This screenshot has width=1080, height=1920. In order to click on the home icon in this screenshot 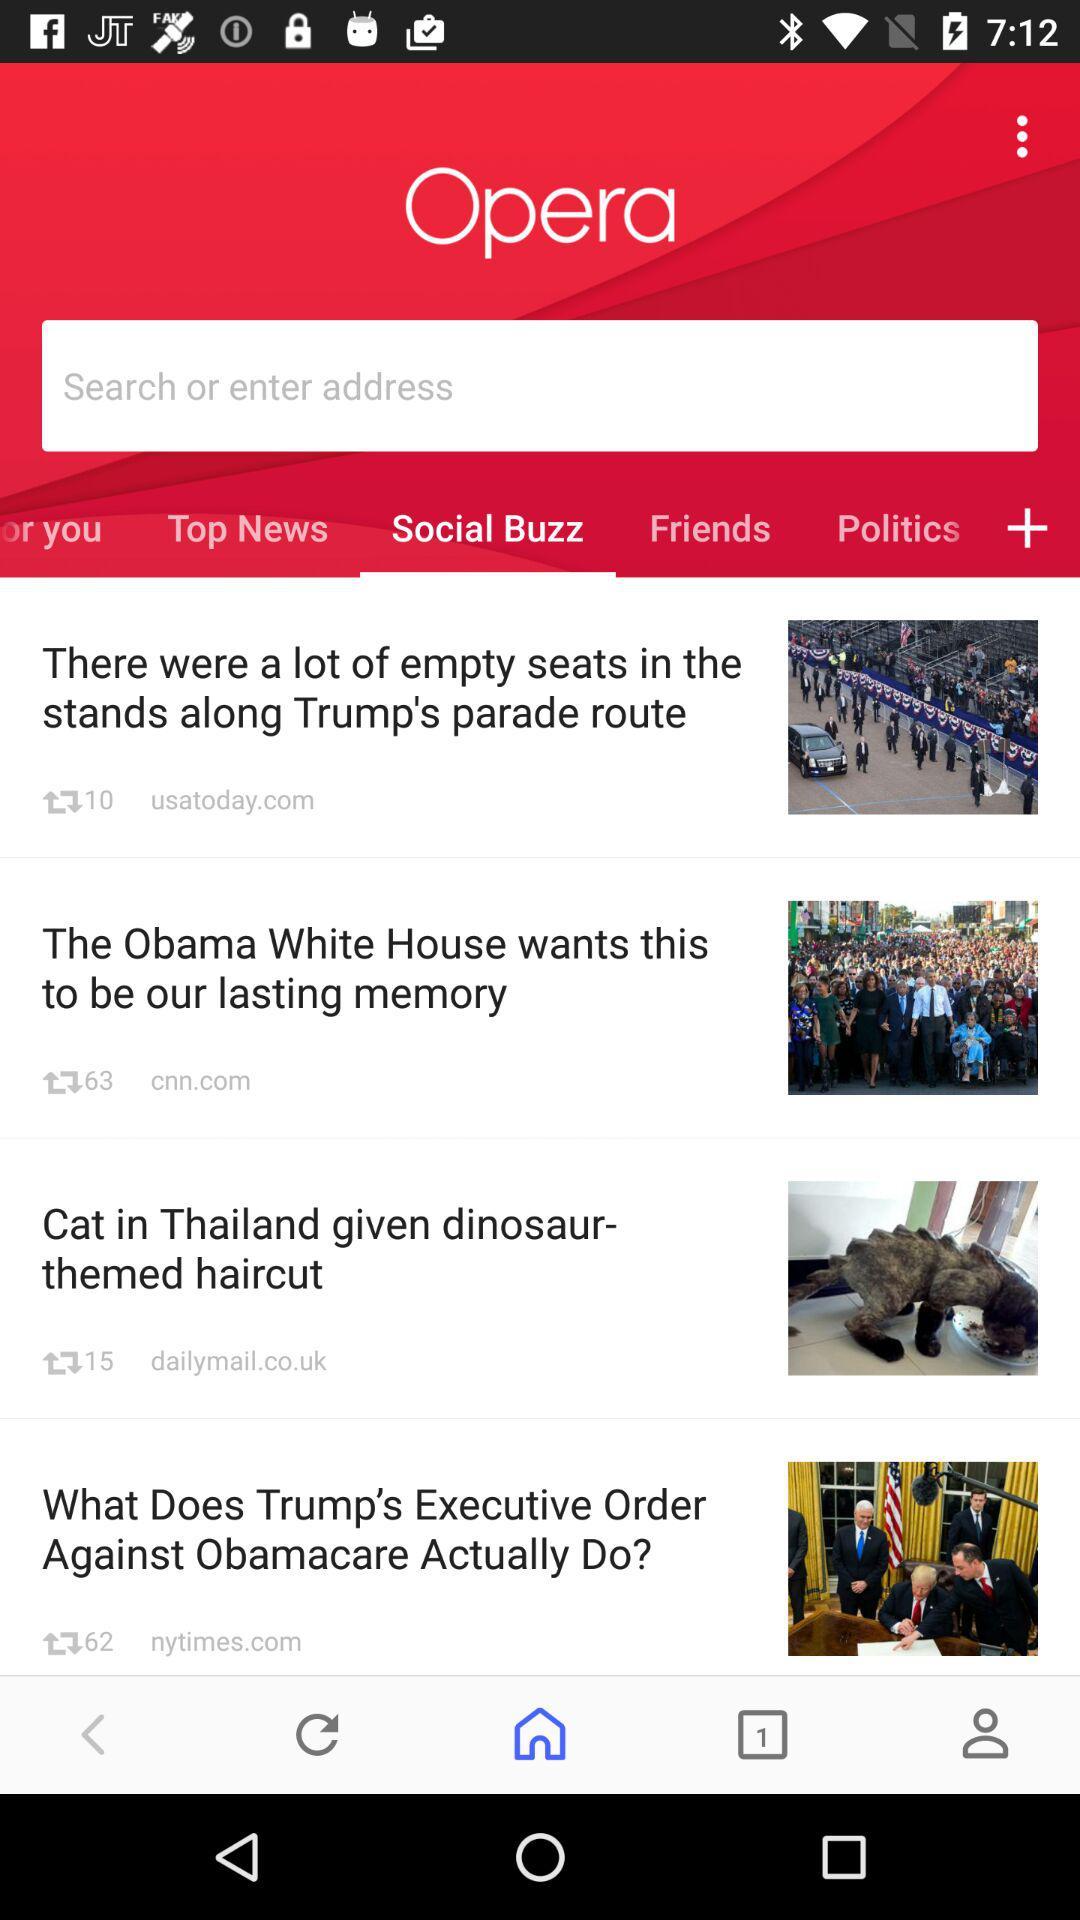, I will do `click(540, 1733)`.